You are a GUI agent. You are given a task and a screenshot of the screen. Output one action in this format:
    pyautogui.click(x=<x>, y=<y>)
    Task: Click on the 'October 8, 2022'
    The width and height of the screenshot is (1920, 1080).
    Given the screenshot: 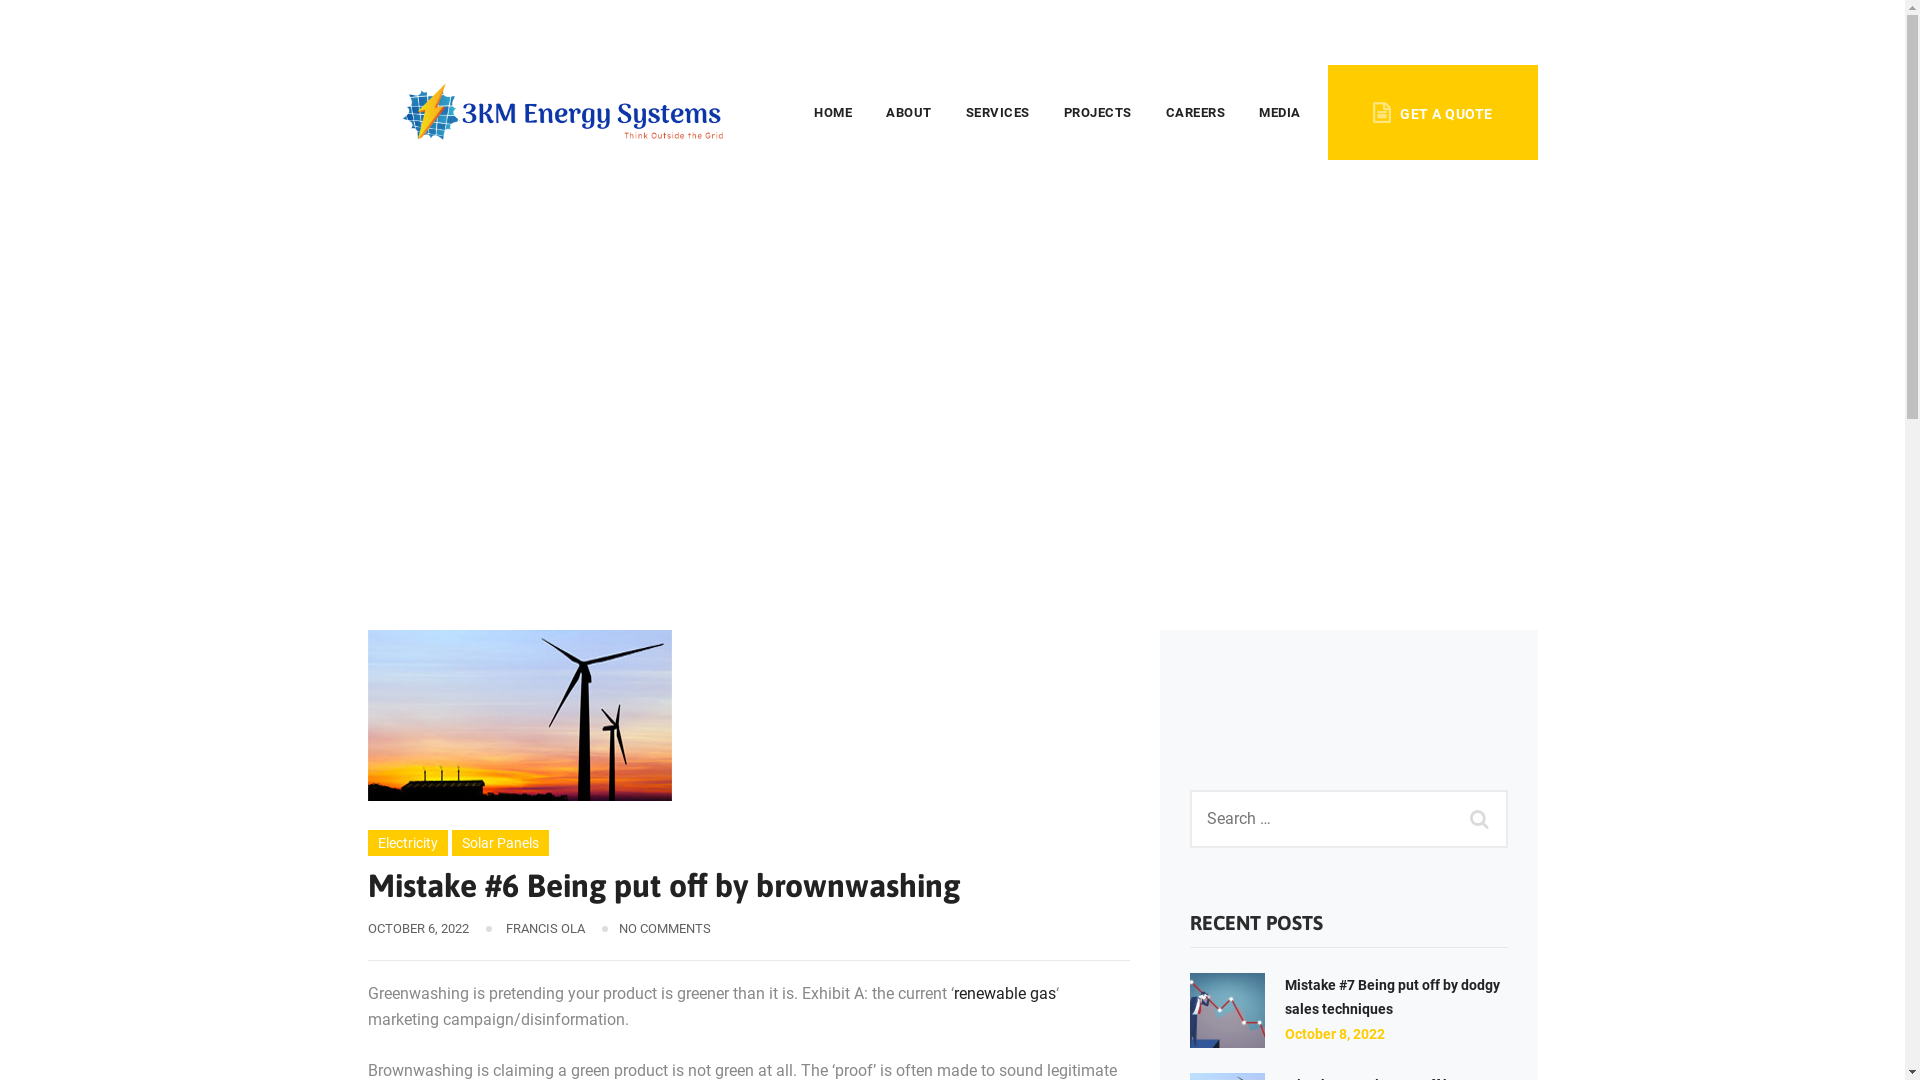 What is the action you would take?
    pyautogui.click(x=1334, y=1033)
    